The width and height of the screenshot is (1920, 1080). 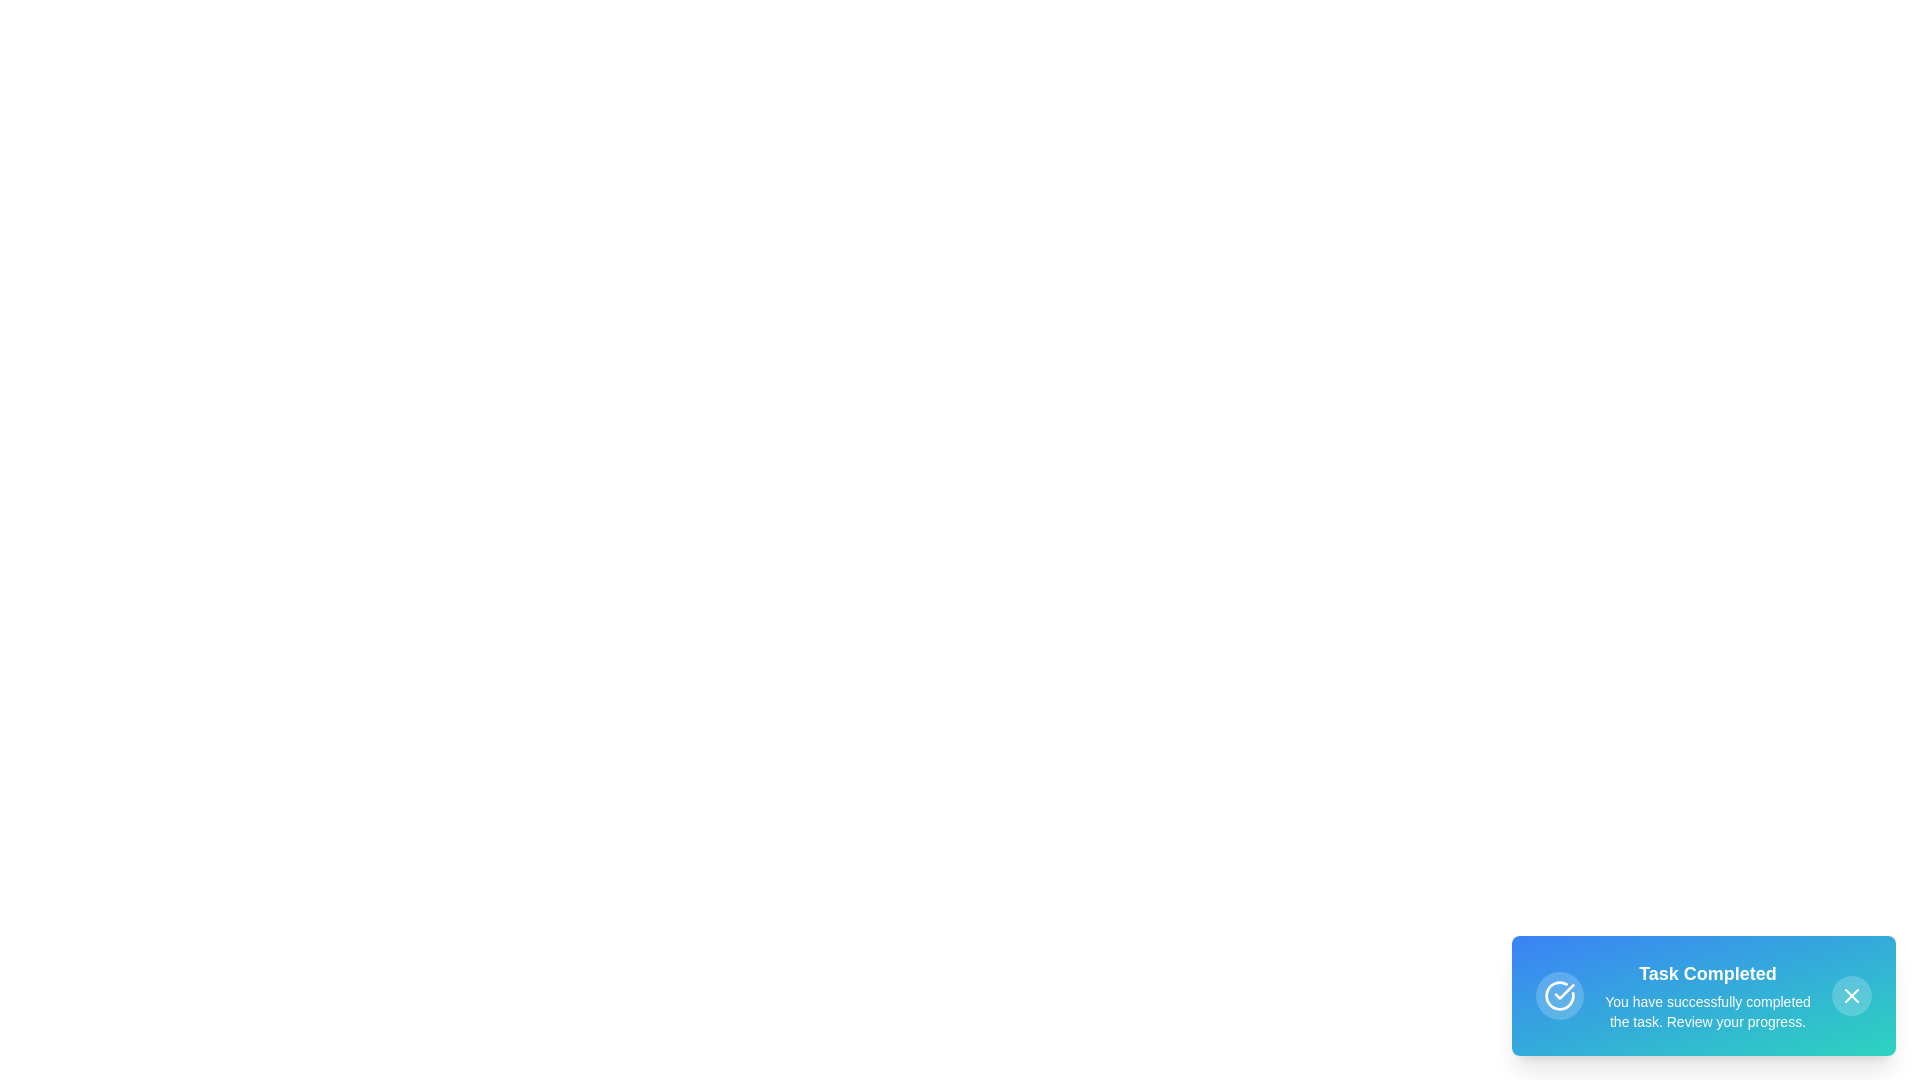 What do you see at coordinates (1851, 995) in the screenshot?
I see `the close vector icon located at the center of the circular button in the bottom-right corner of the interface` at bounding box center [1851, 995].